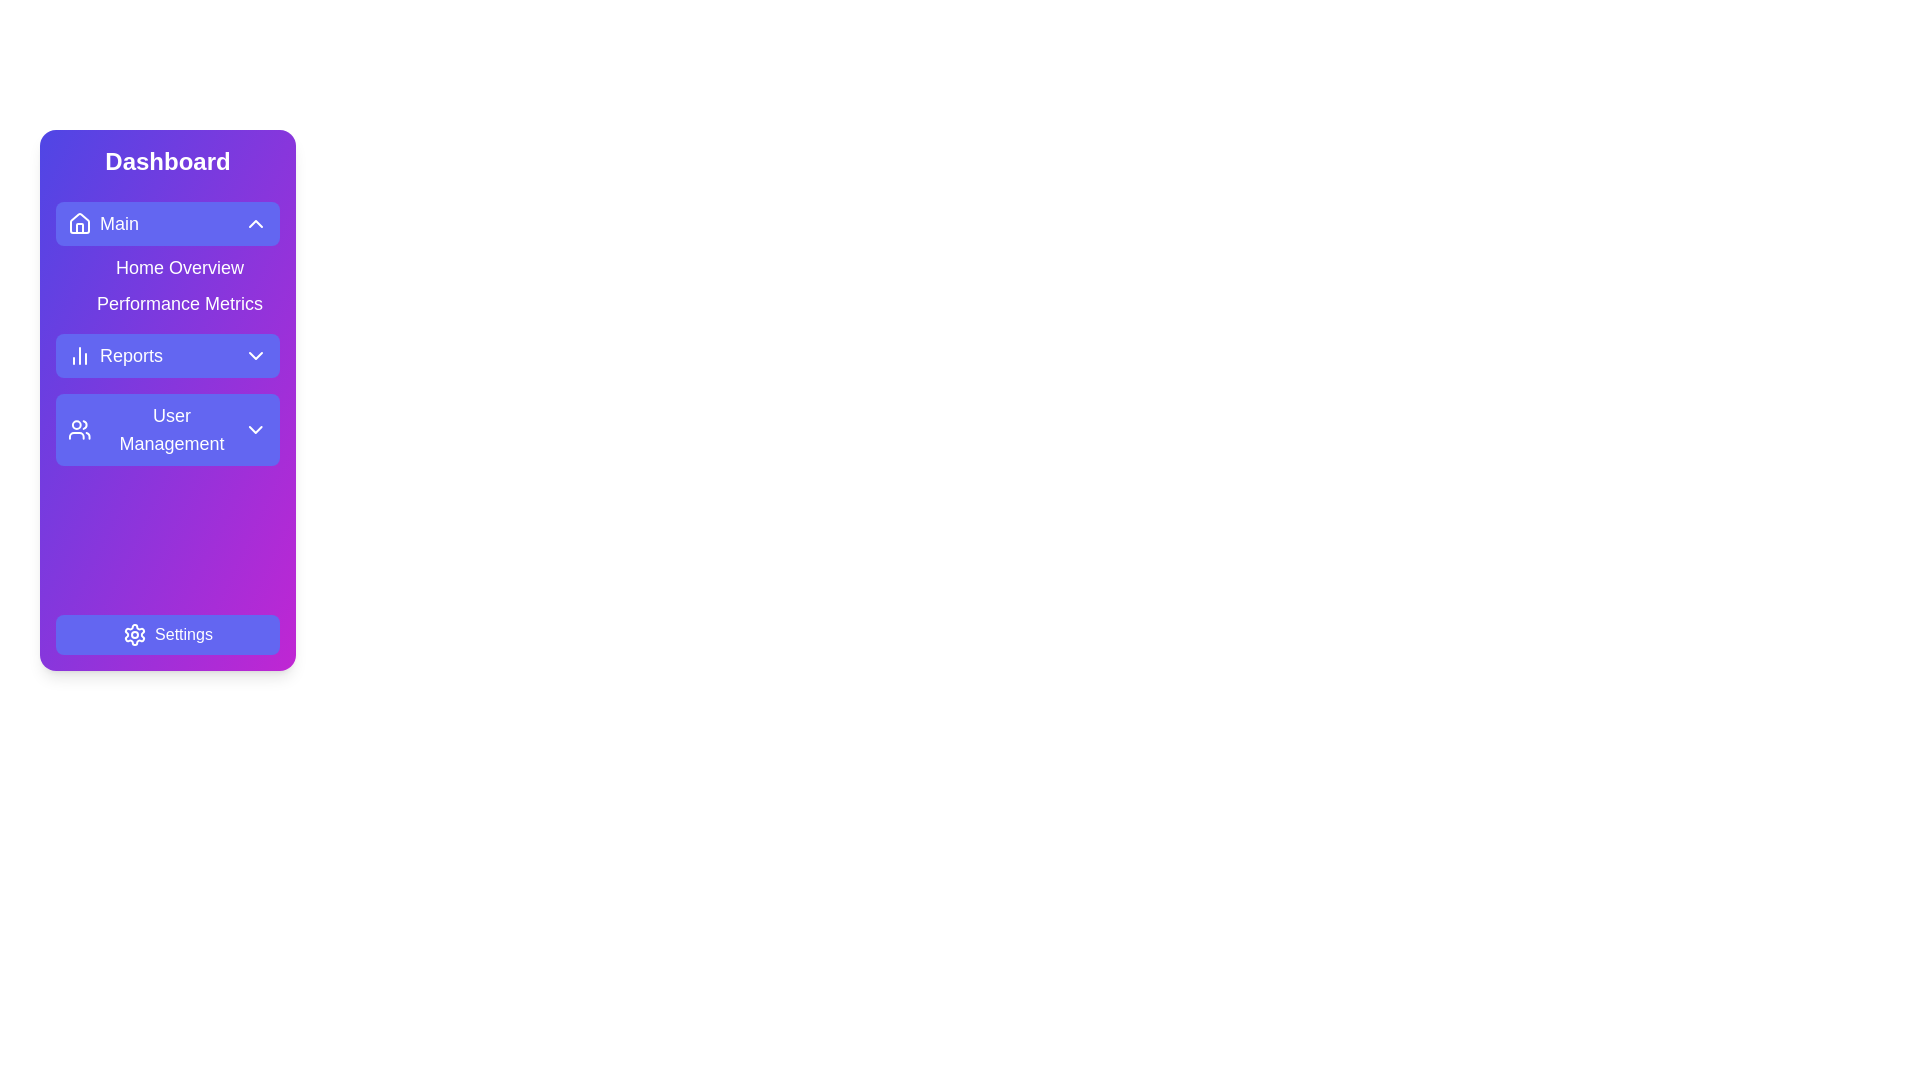  Describe the element at coordinates (254, 354) in the screenshot. I see `the downward-facing chevron icon indicating a dropdown menu next to the 'Reports' button` at that location.